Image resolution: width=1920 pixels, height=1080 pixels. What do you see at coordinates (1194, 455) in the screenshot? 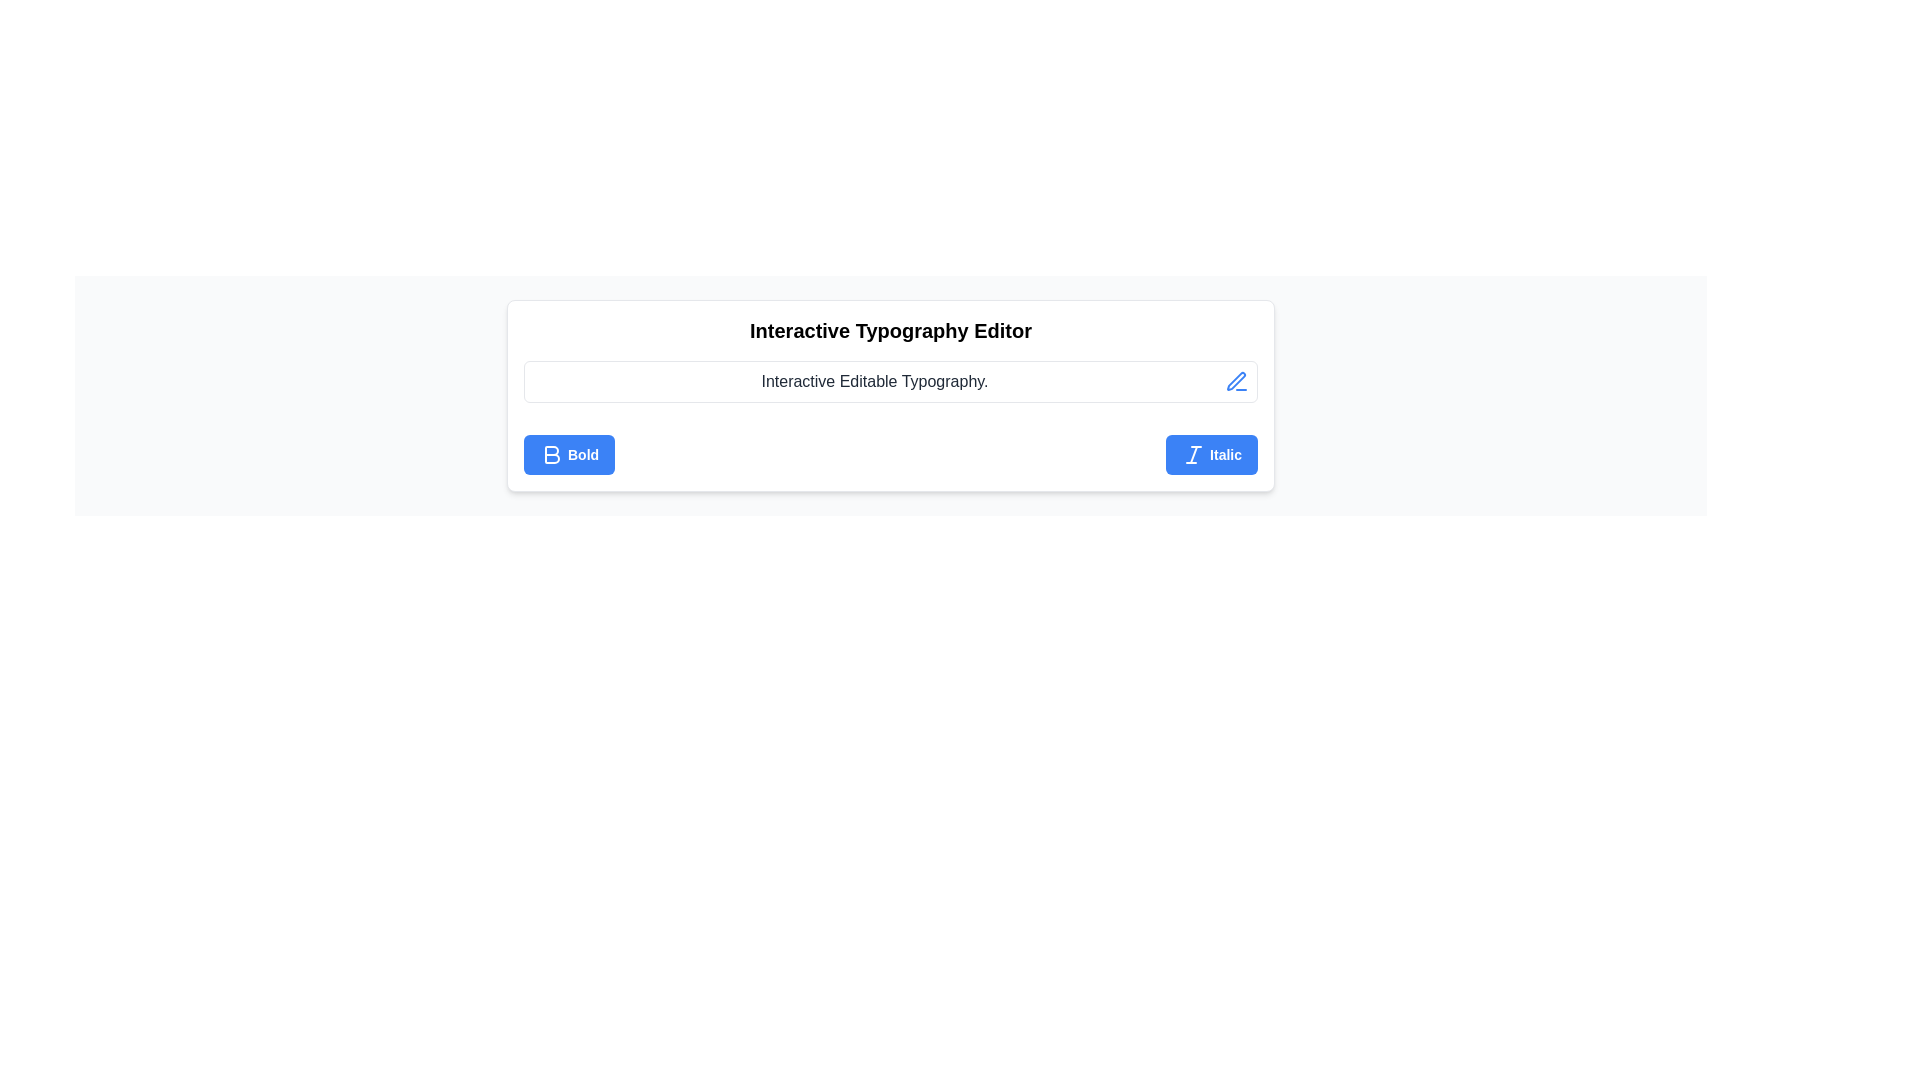
I see `the slanted 'I' icon within the 'Italic' button` at bounding box center [1194, 455].